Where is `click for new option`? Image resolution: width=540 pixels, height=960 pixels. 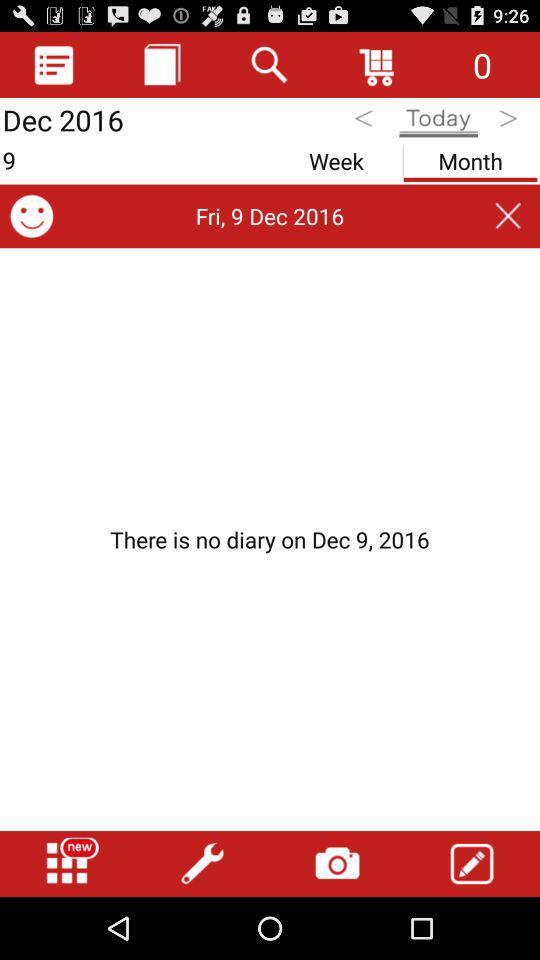
click for new option is located at coordinates (67, 863).